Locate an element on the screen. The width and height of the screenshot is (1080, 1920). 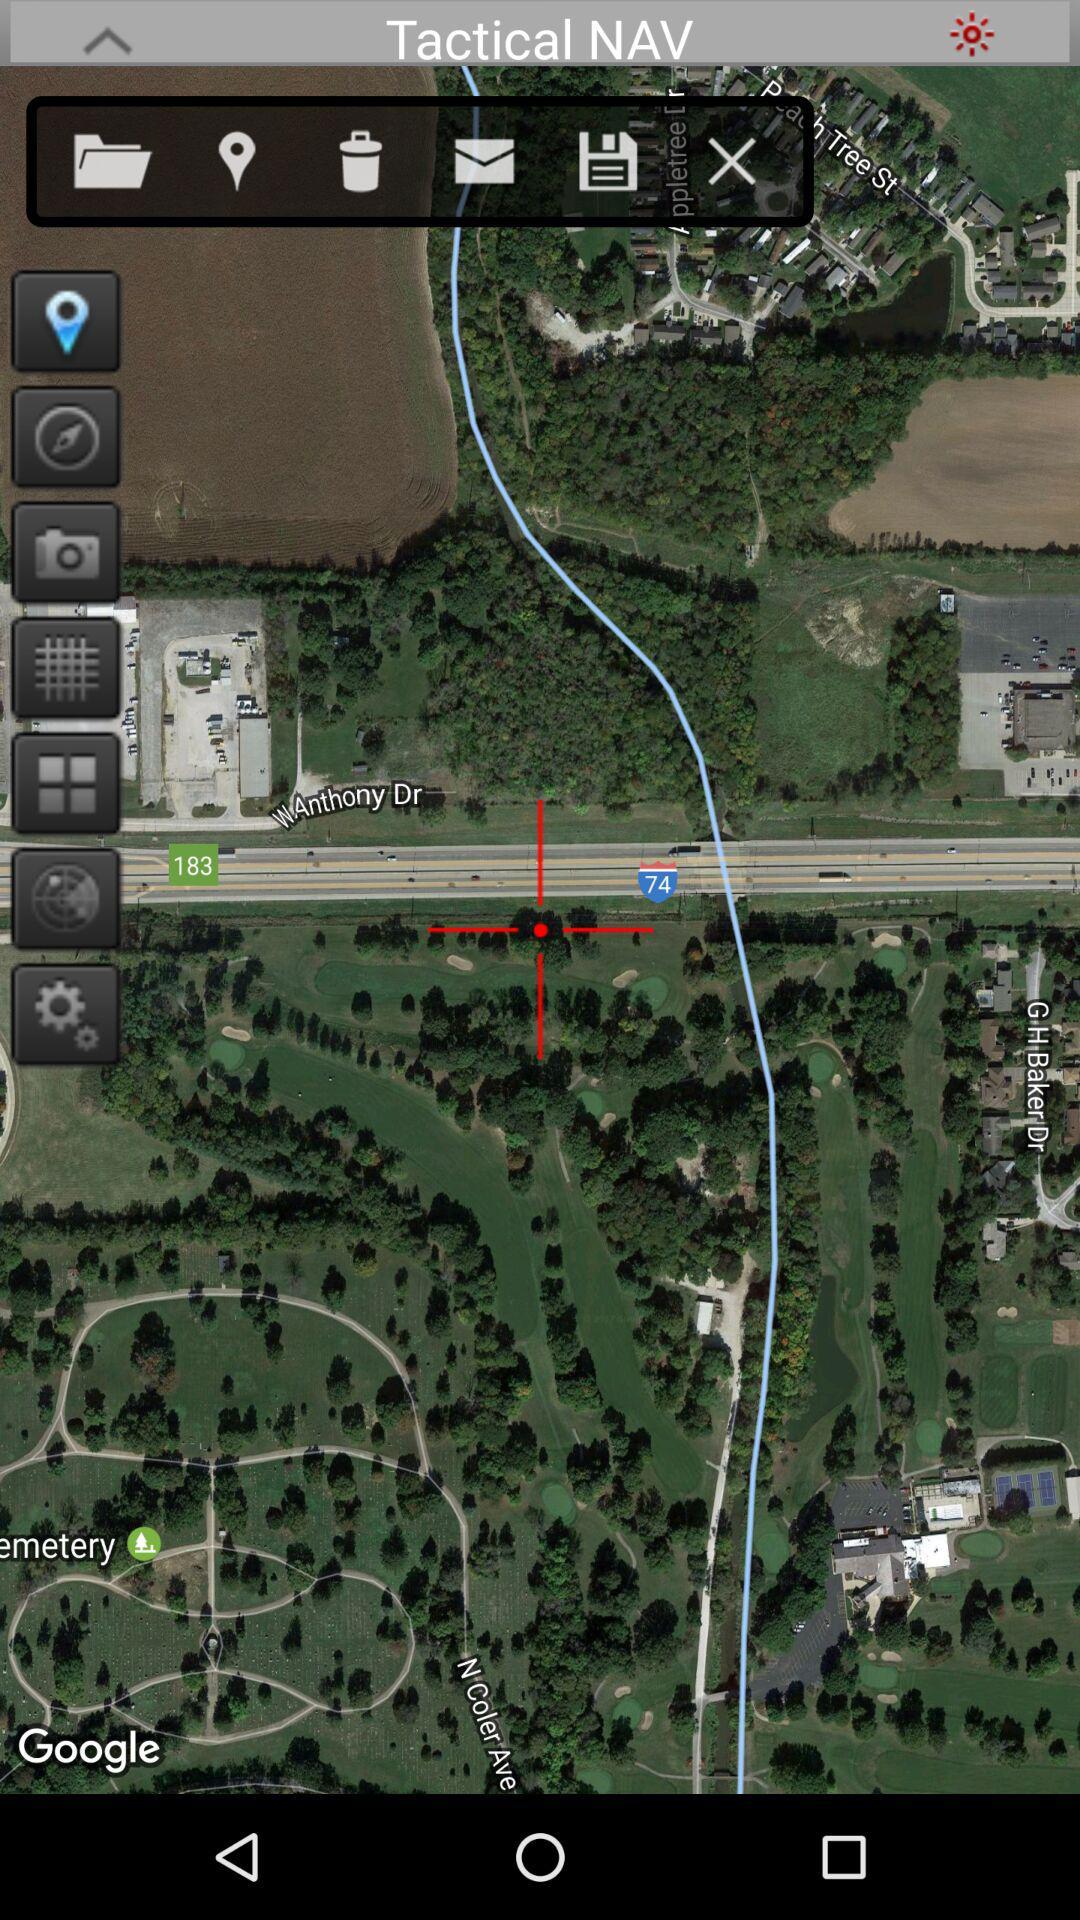
settings is located at coordinates (971, 33).